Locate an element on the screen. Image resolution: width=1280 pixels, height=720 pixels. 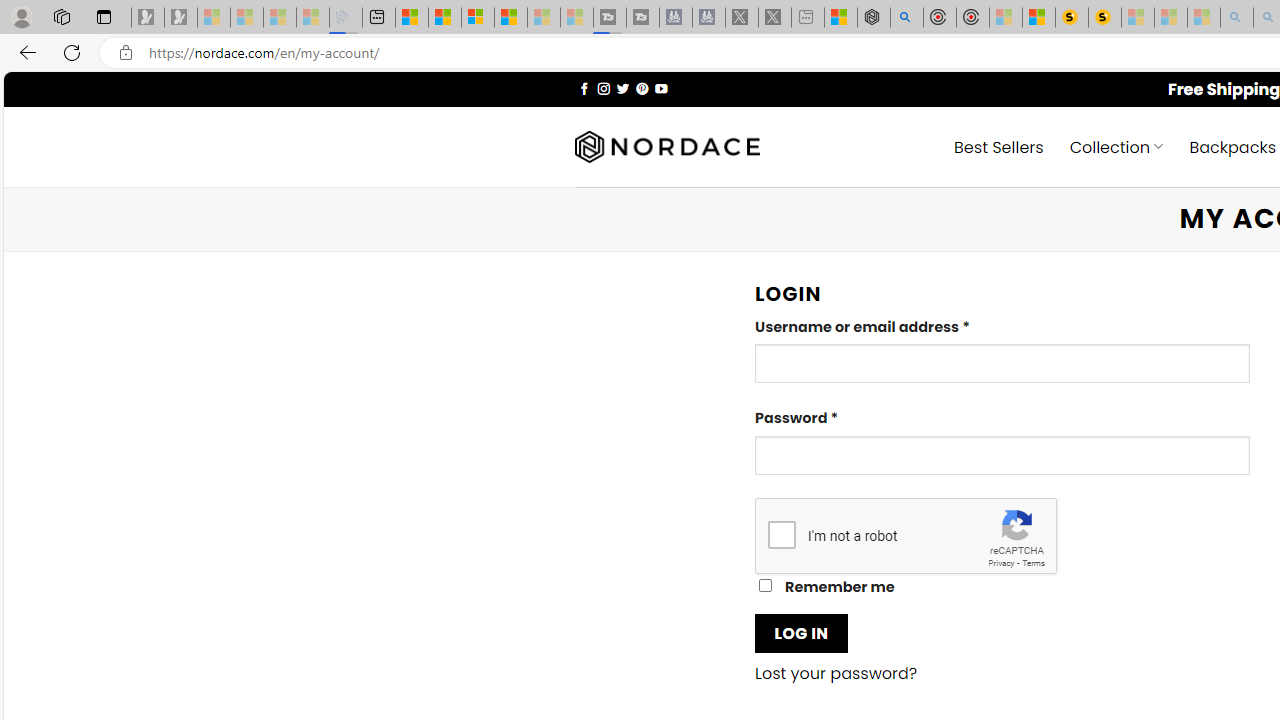
'X - Sleeping' is located at coordinates (774, 17).